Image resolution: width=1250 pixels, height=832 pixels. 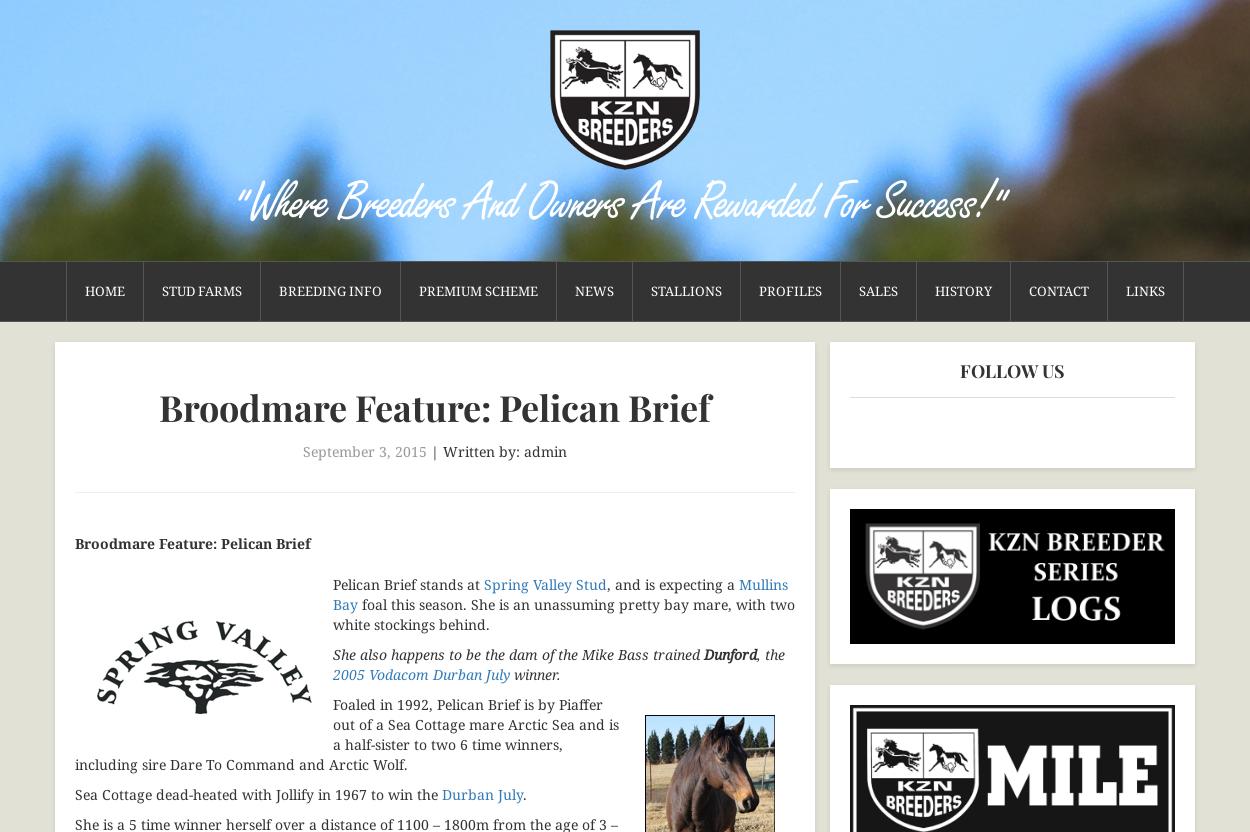 What do you see at coordinates (686, 290) in the screenshot?
I see `'Stallions'` at bounding box center [686, 290].